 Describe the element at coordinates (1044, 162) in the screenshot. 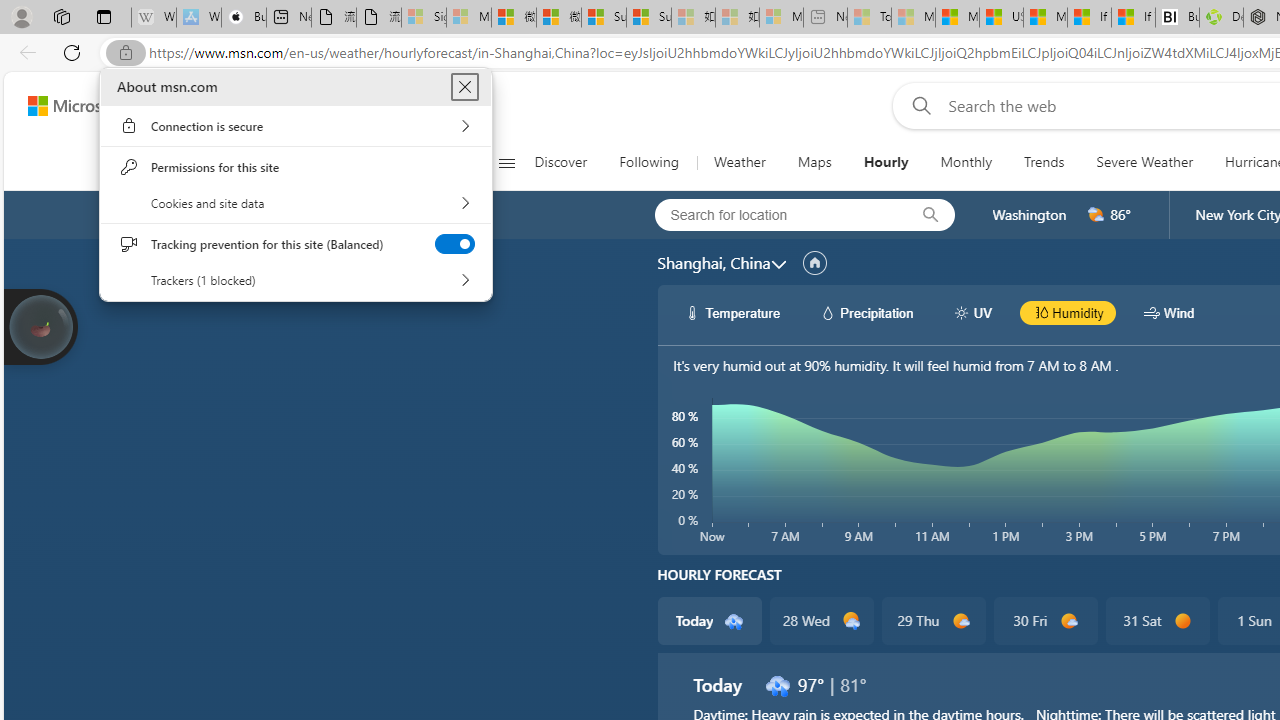

I see `'Trends'` at that location.